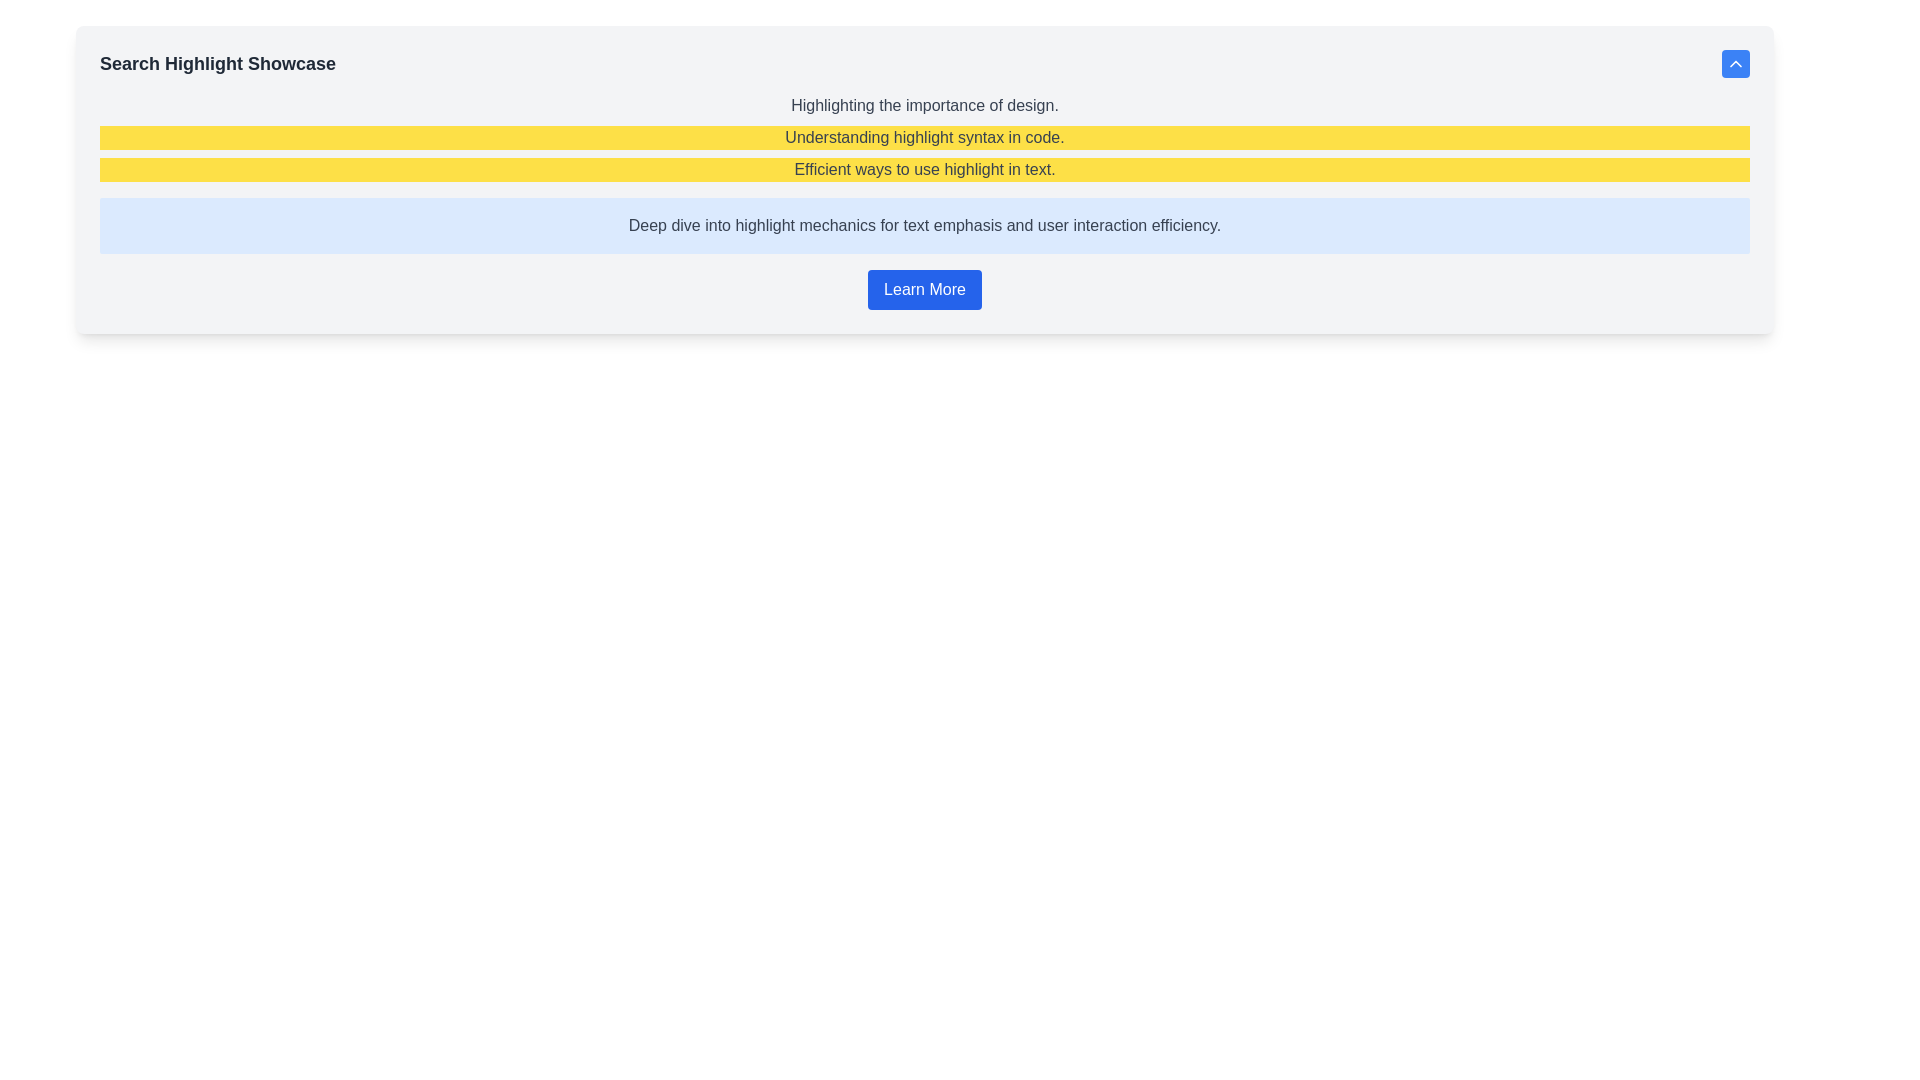  I want to click on the text label that reads 'Understanding highlight syntax in code.' which has a yellow background and gray text, positioned between 'Highlighting the importance of design.' and 'Efficient ways to use highlight in text.', so click(924, 137).